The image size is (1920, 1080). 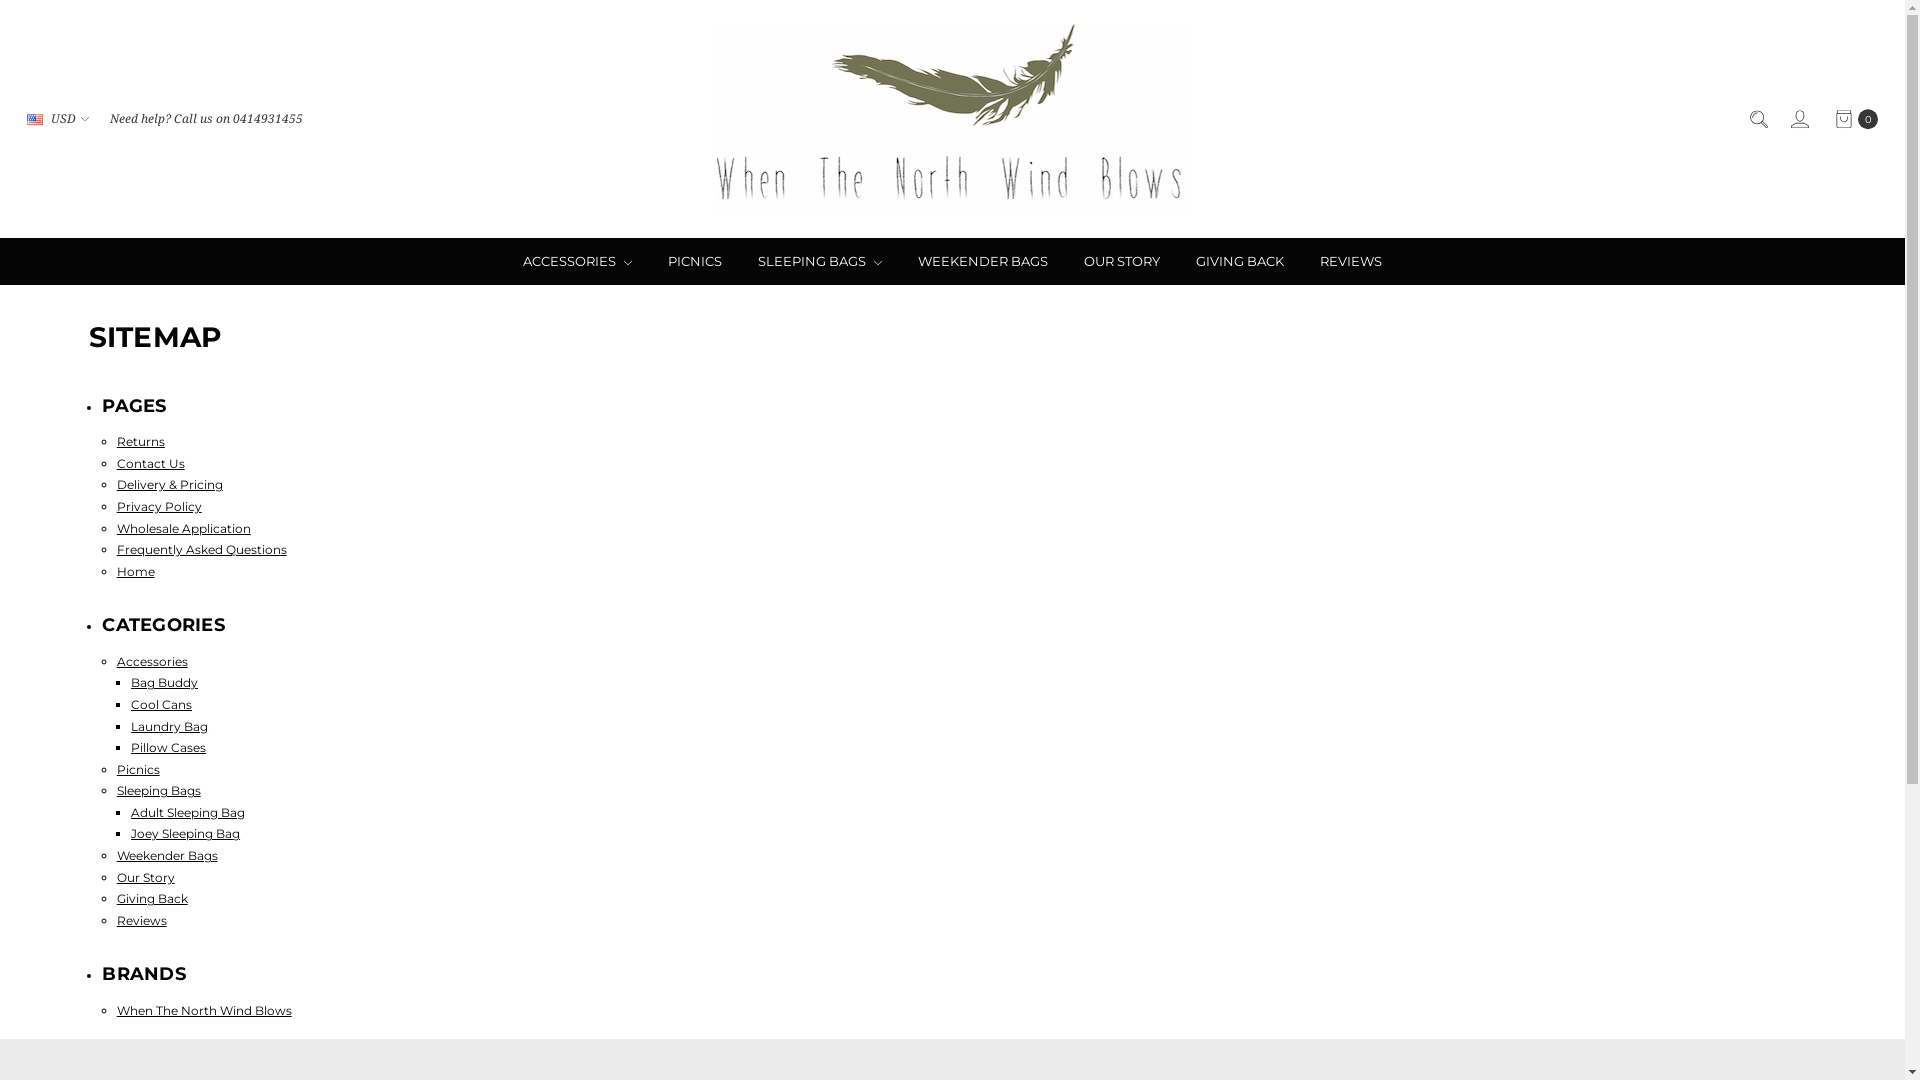 What do you see at coordinates (1064, 260) in the screenshot?
I see `'OUR STORY'` at bounding box center [1064, 260].